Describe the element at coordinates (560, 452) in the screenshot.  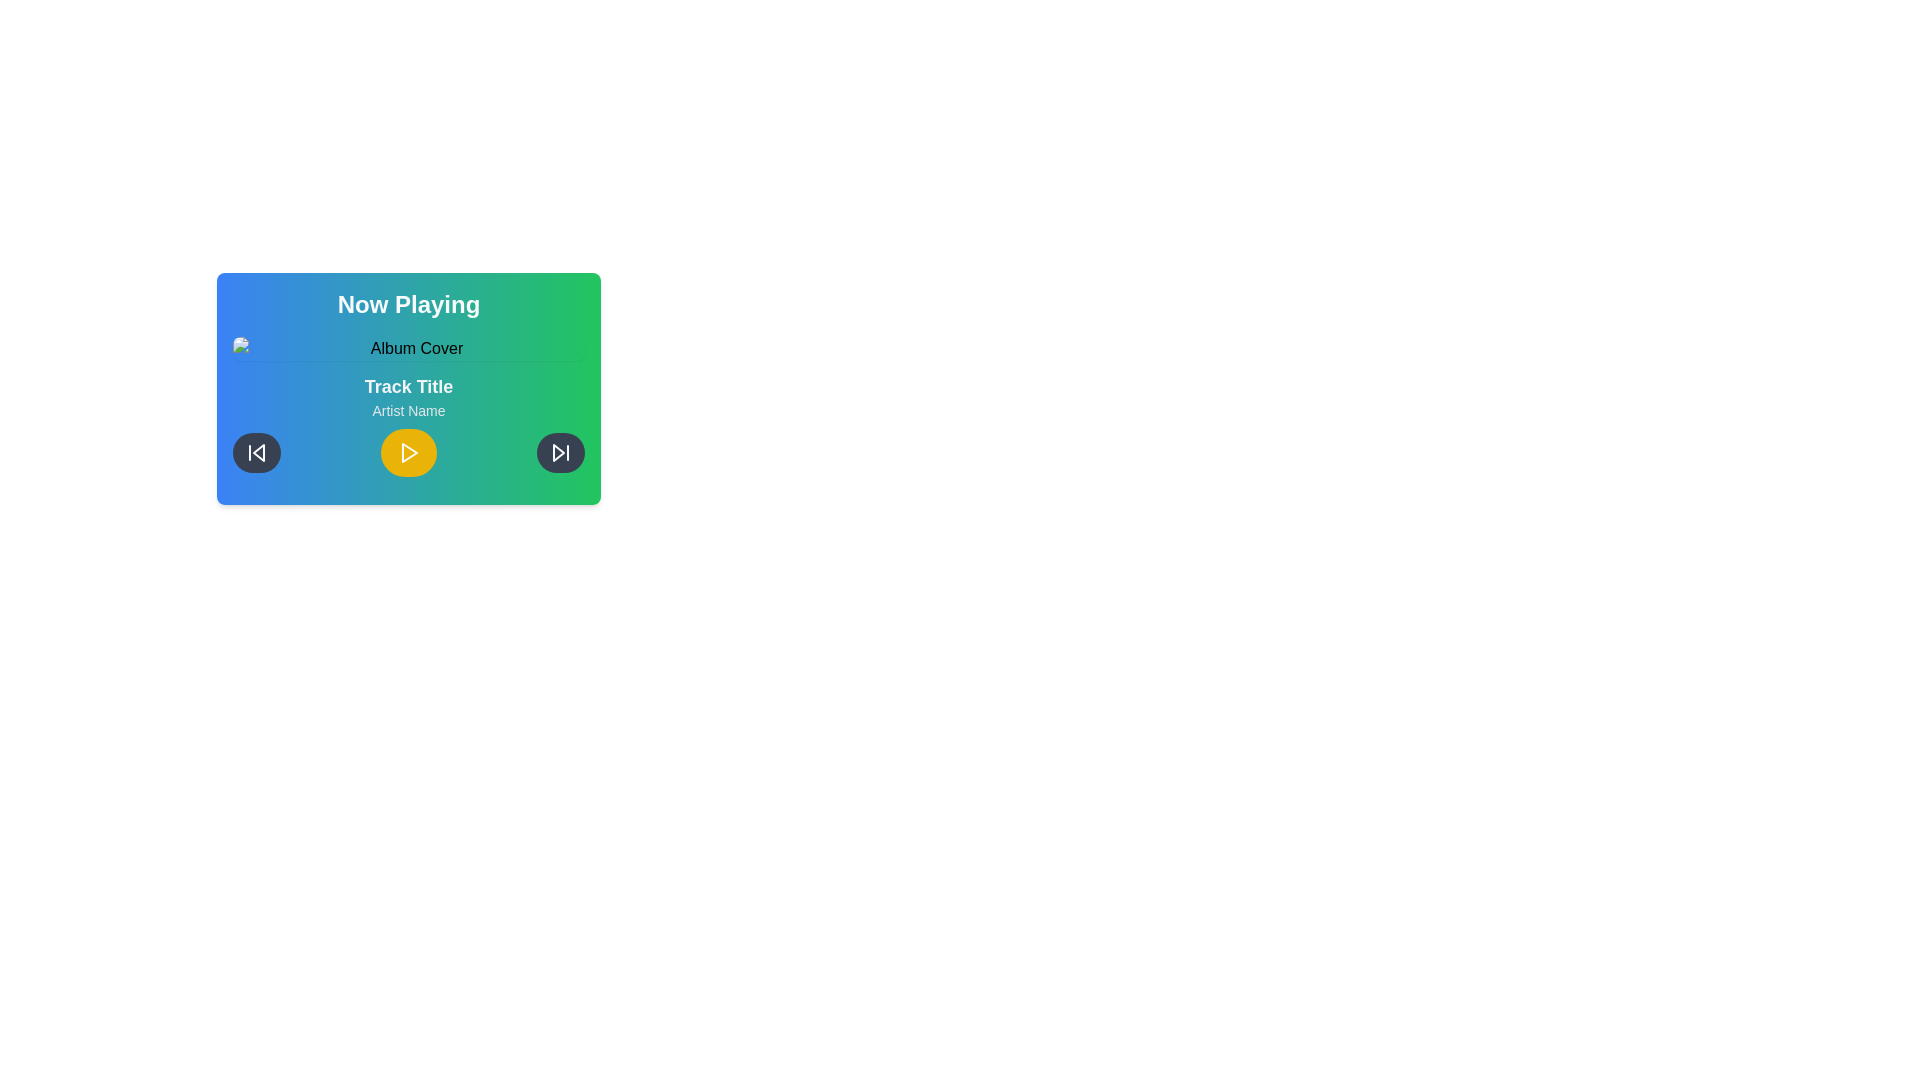
I see `the forward-skip button located in the bottom-right corner of the media player control bar` at that location.